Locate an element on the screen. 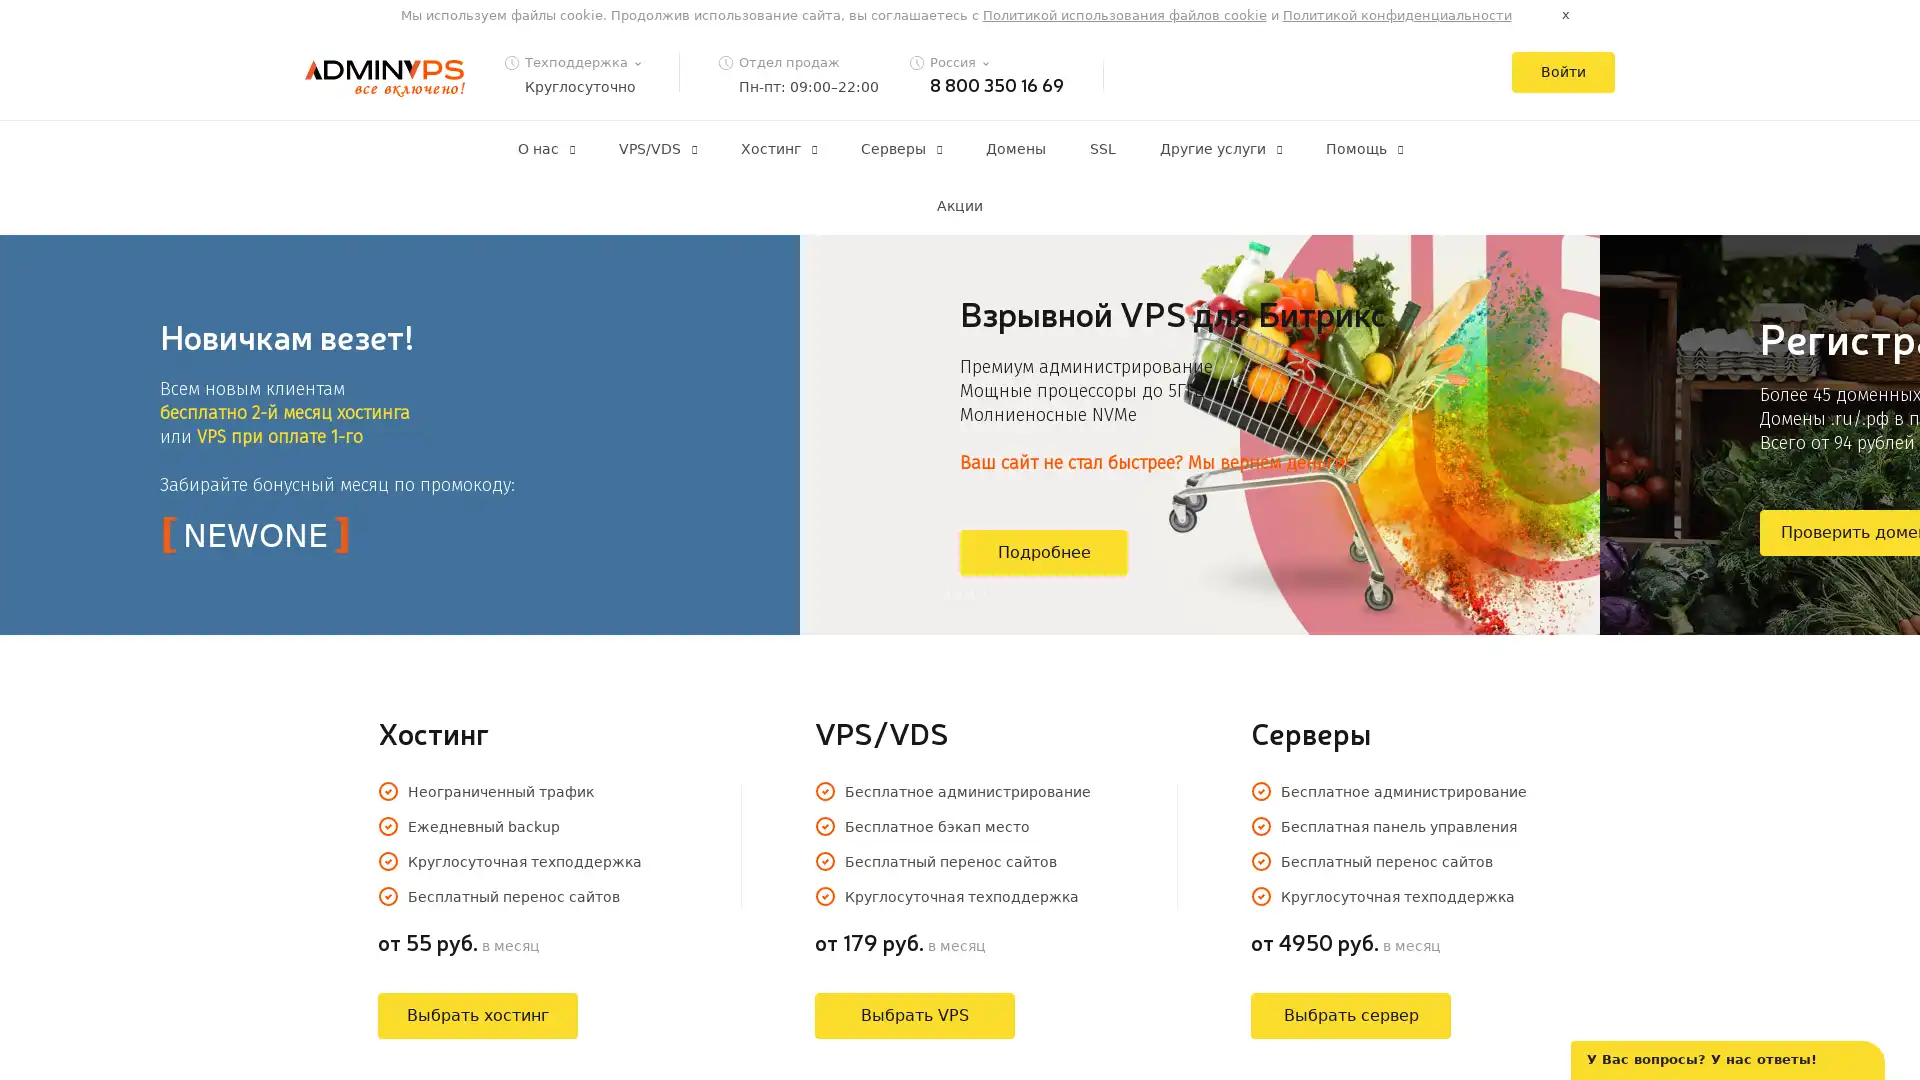  Next is located at coordinates (1824, 438).